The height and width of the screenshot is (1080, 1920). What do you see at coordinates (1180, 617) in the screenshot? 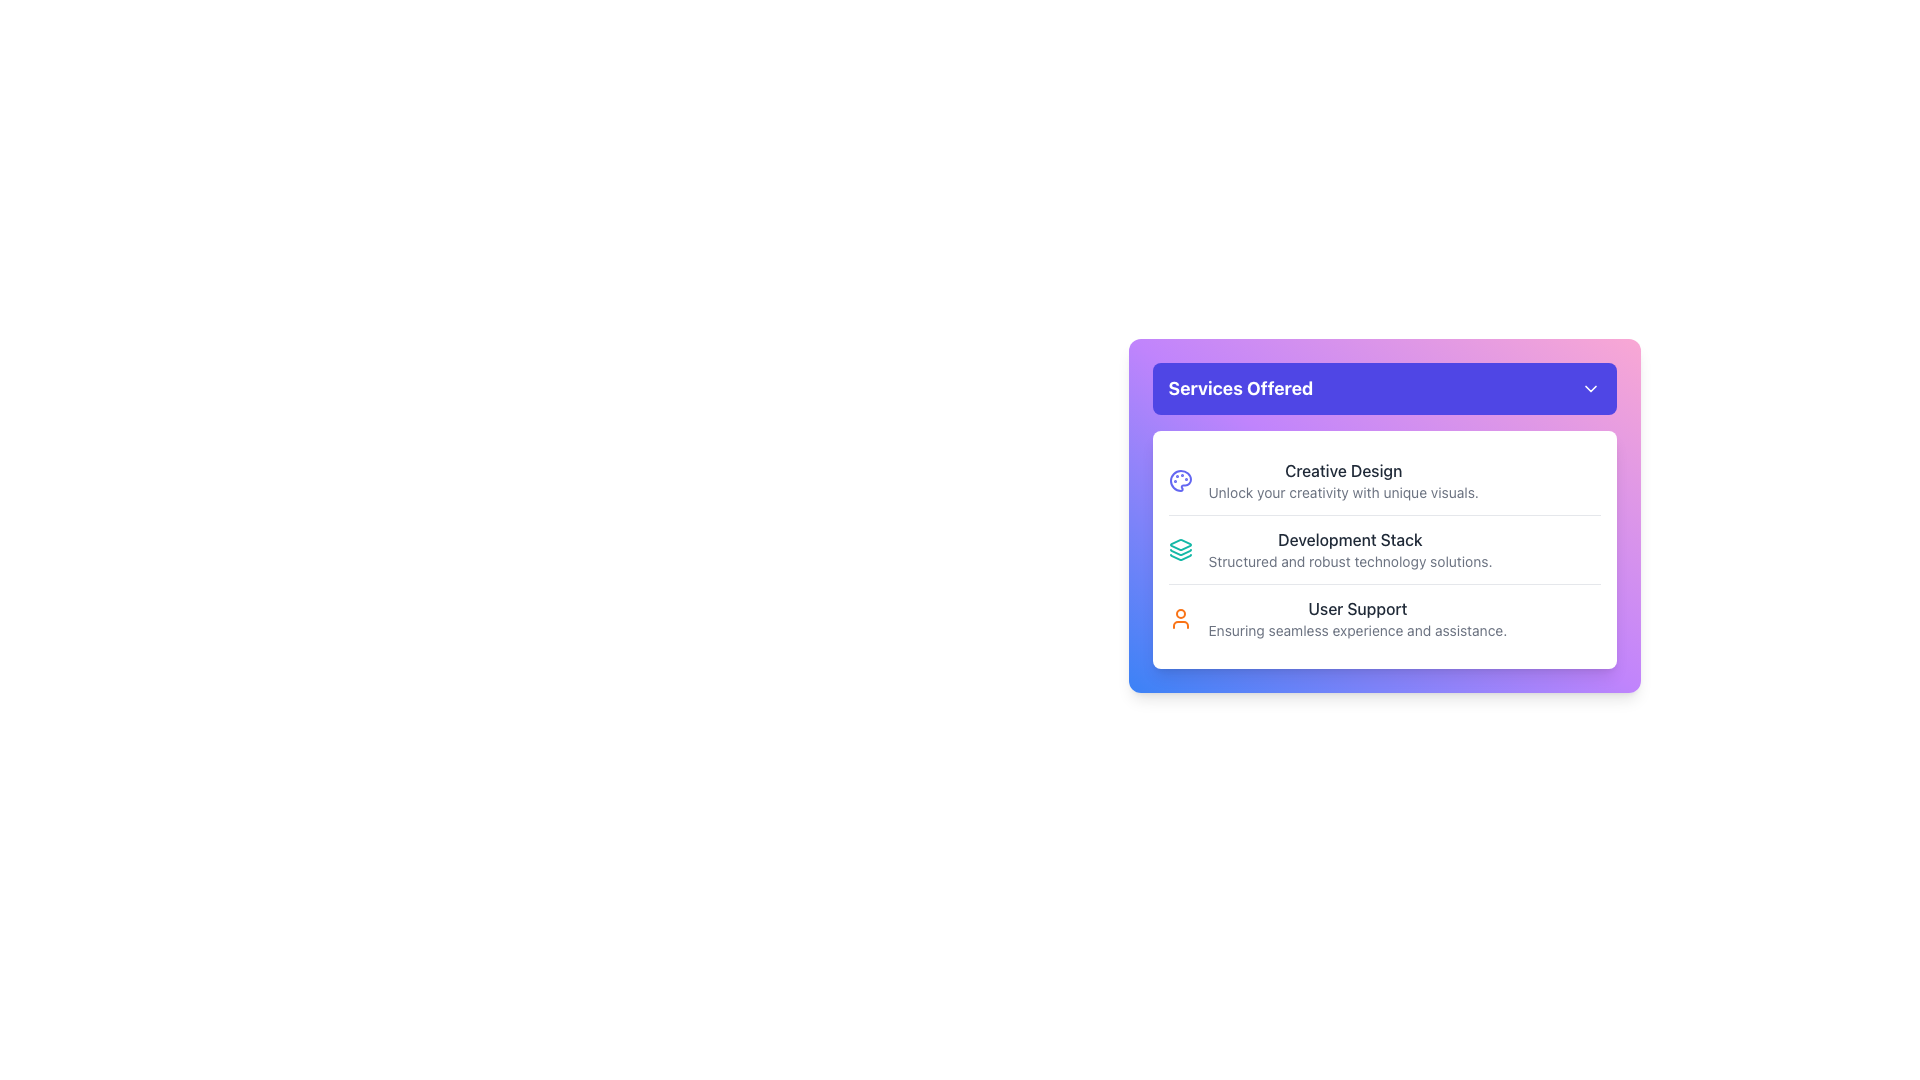
I see `the 'User Support' icon located in the bottom section of the 'Services Offered' list panel` at bounding box center [1180, 617].